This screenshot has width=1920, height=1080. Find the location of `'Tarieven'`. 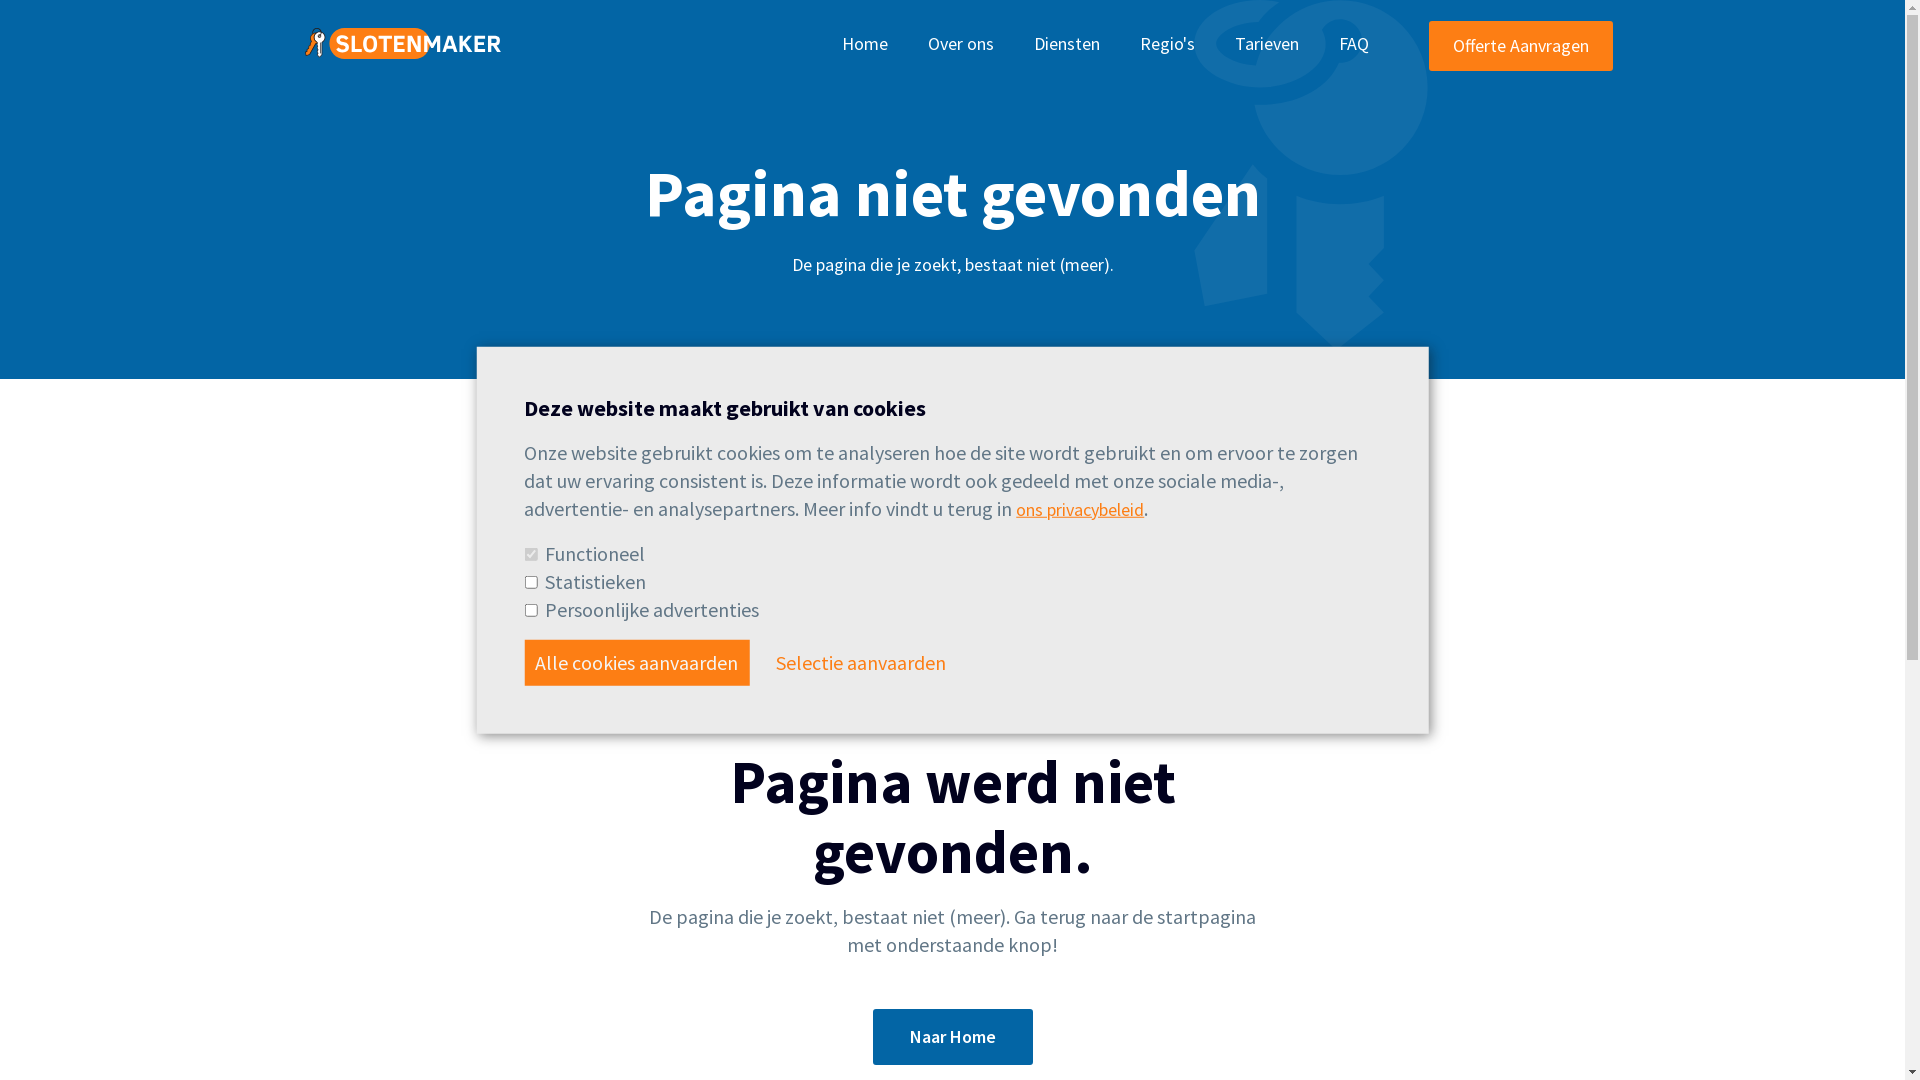

'Tarieven' is located at coordinates (1265, 43).